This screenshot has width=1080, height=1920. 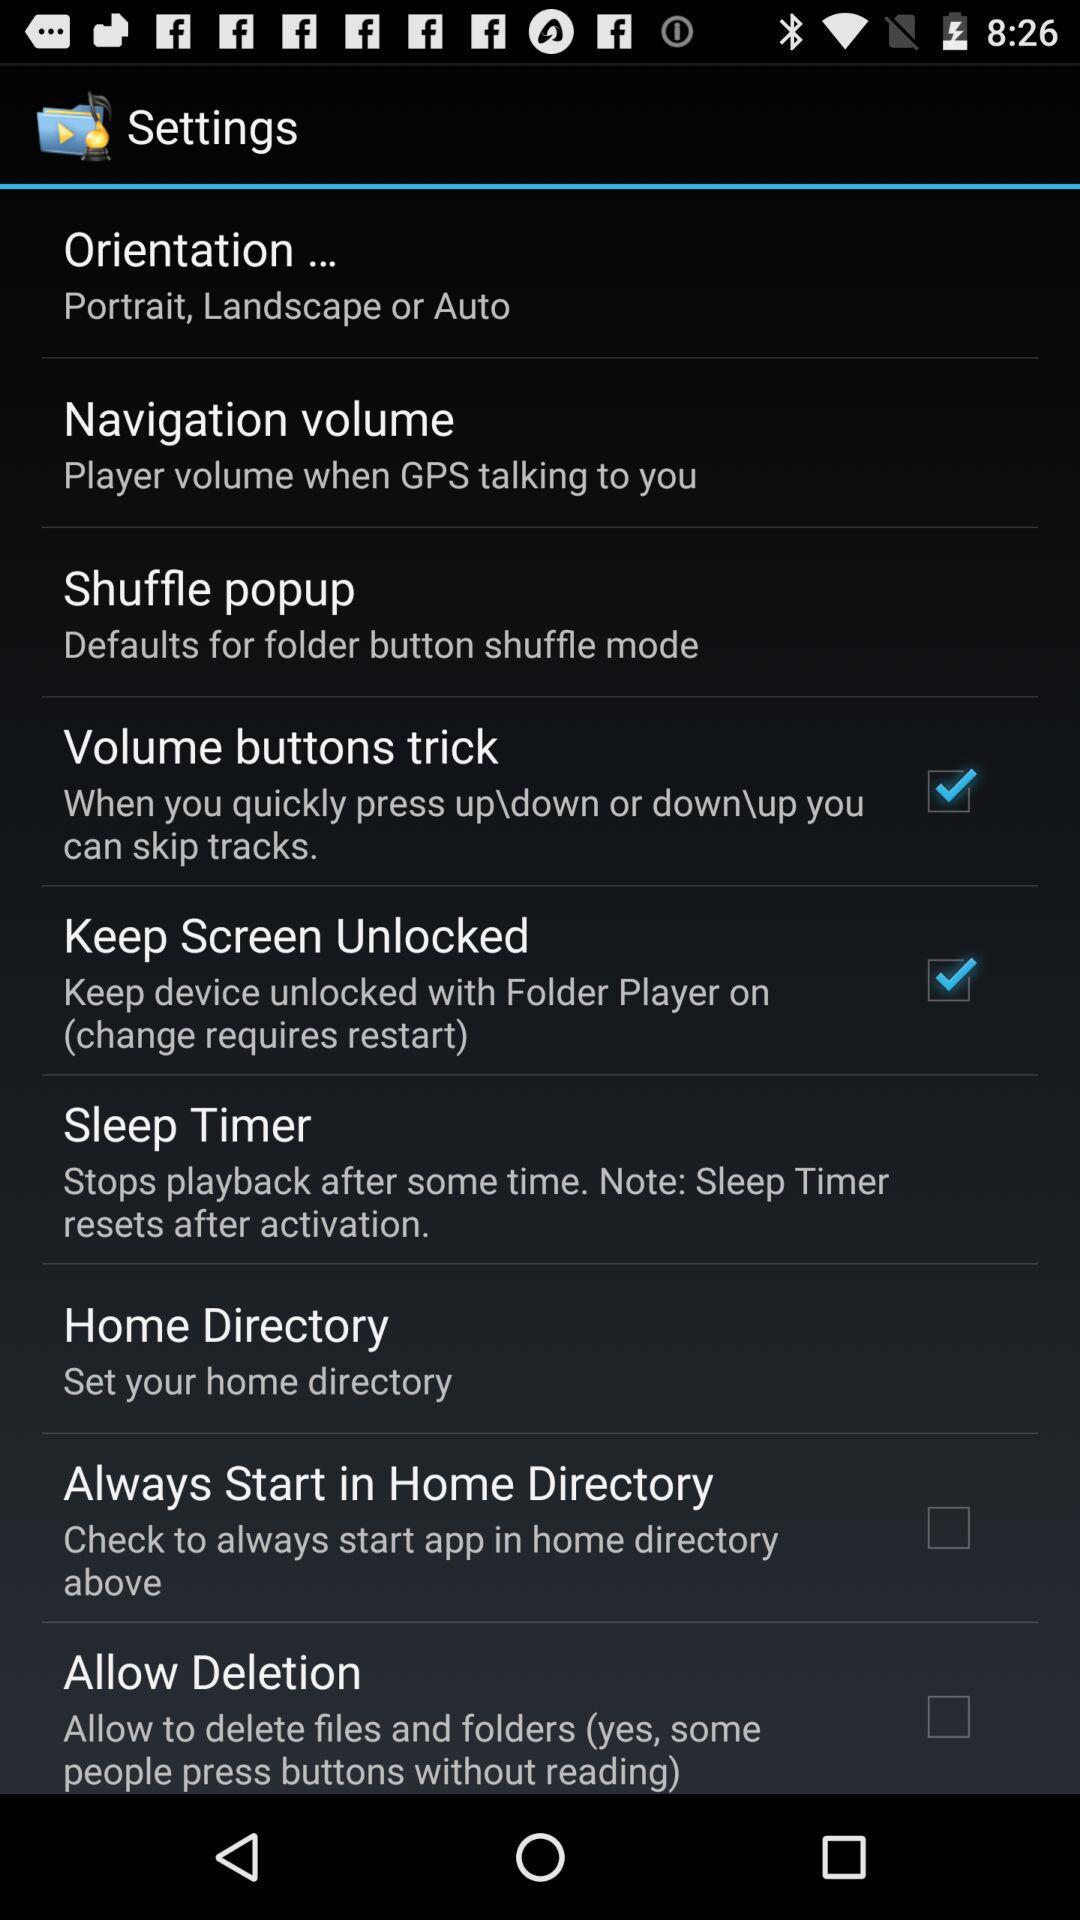 What do you see at coordinates (257, 416) in the screenshot?
I see `the navigation volume icon` at bounding box center [257, 416].